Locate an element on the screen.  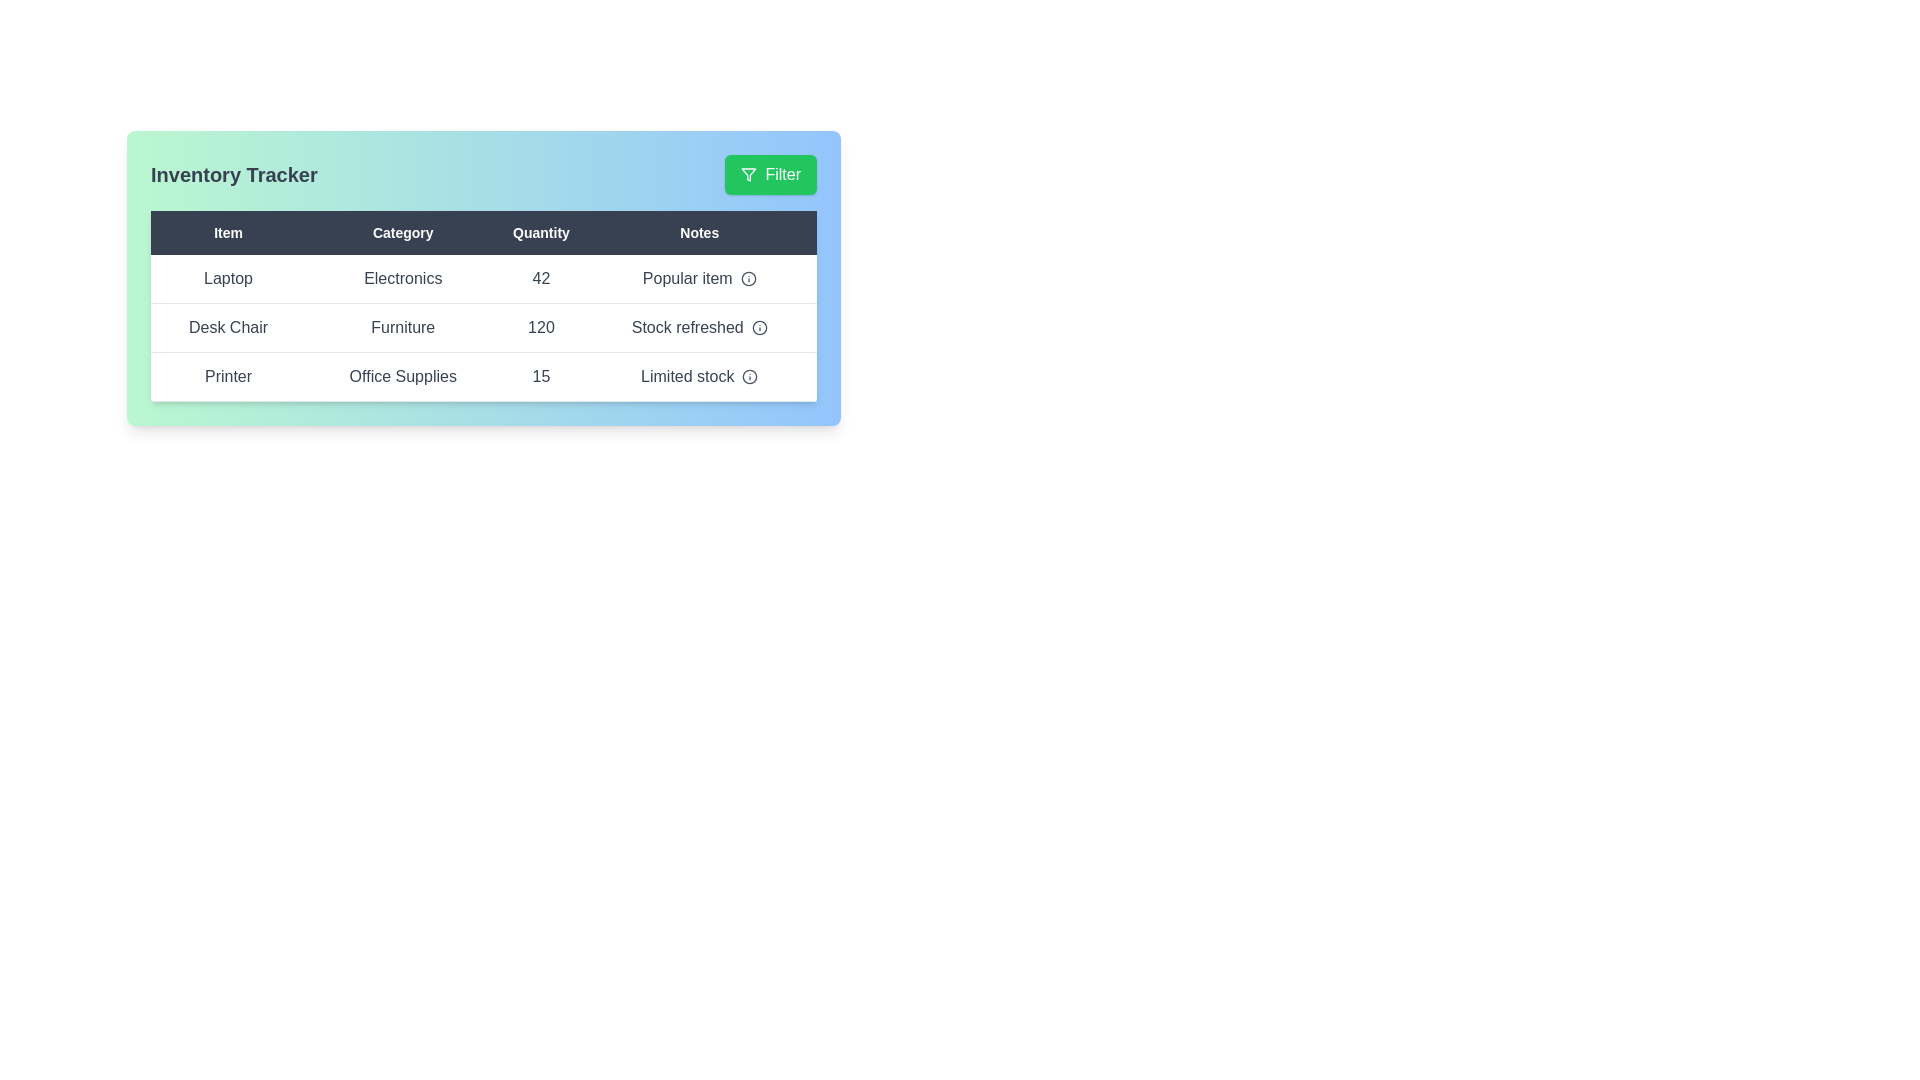
the cell containing 120 to select its text is located at coordinates (541, 326).